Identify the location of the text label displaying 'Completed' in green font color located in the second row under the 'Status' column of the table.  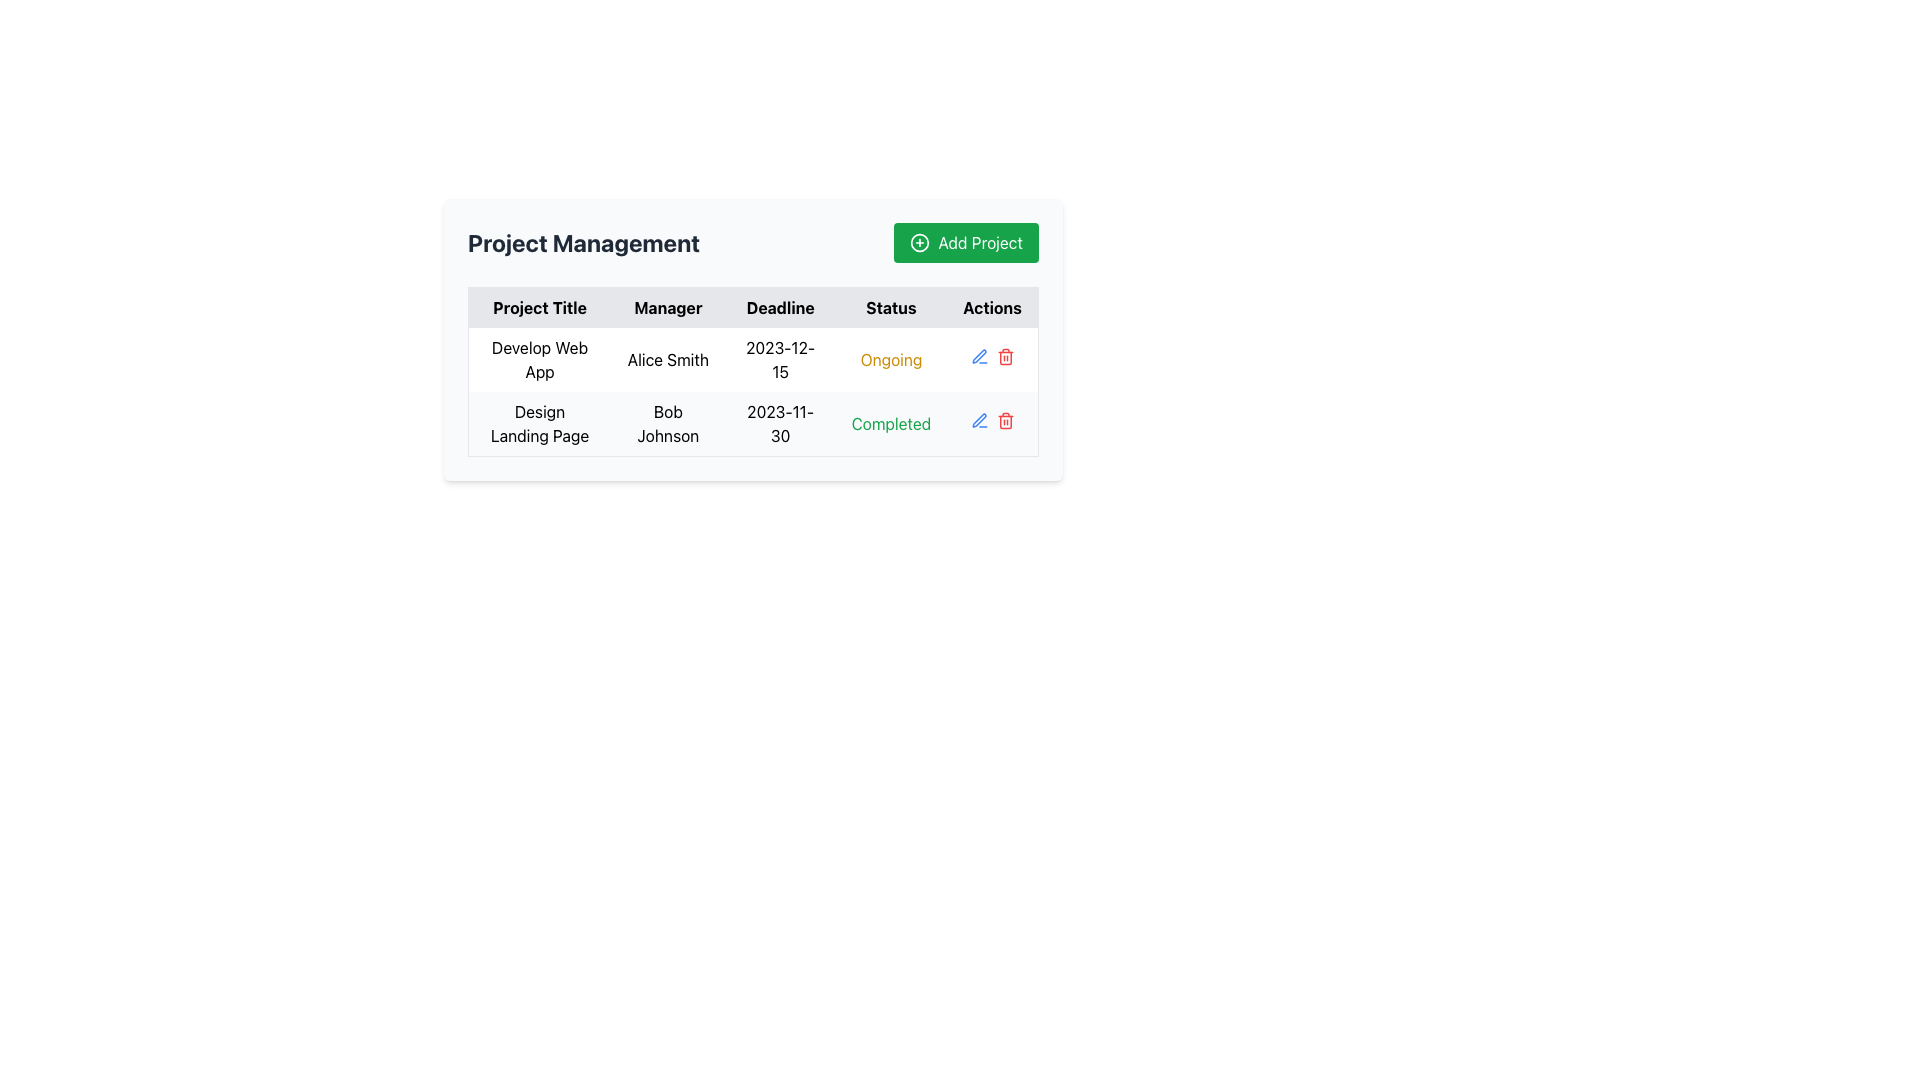
(890, 423).